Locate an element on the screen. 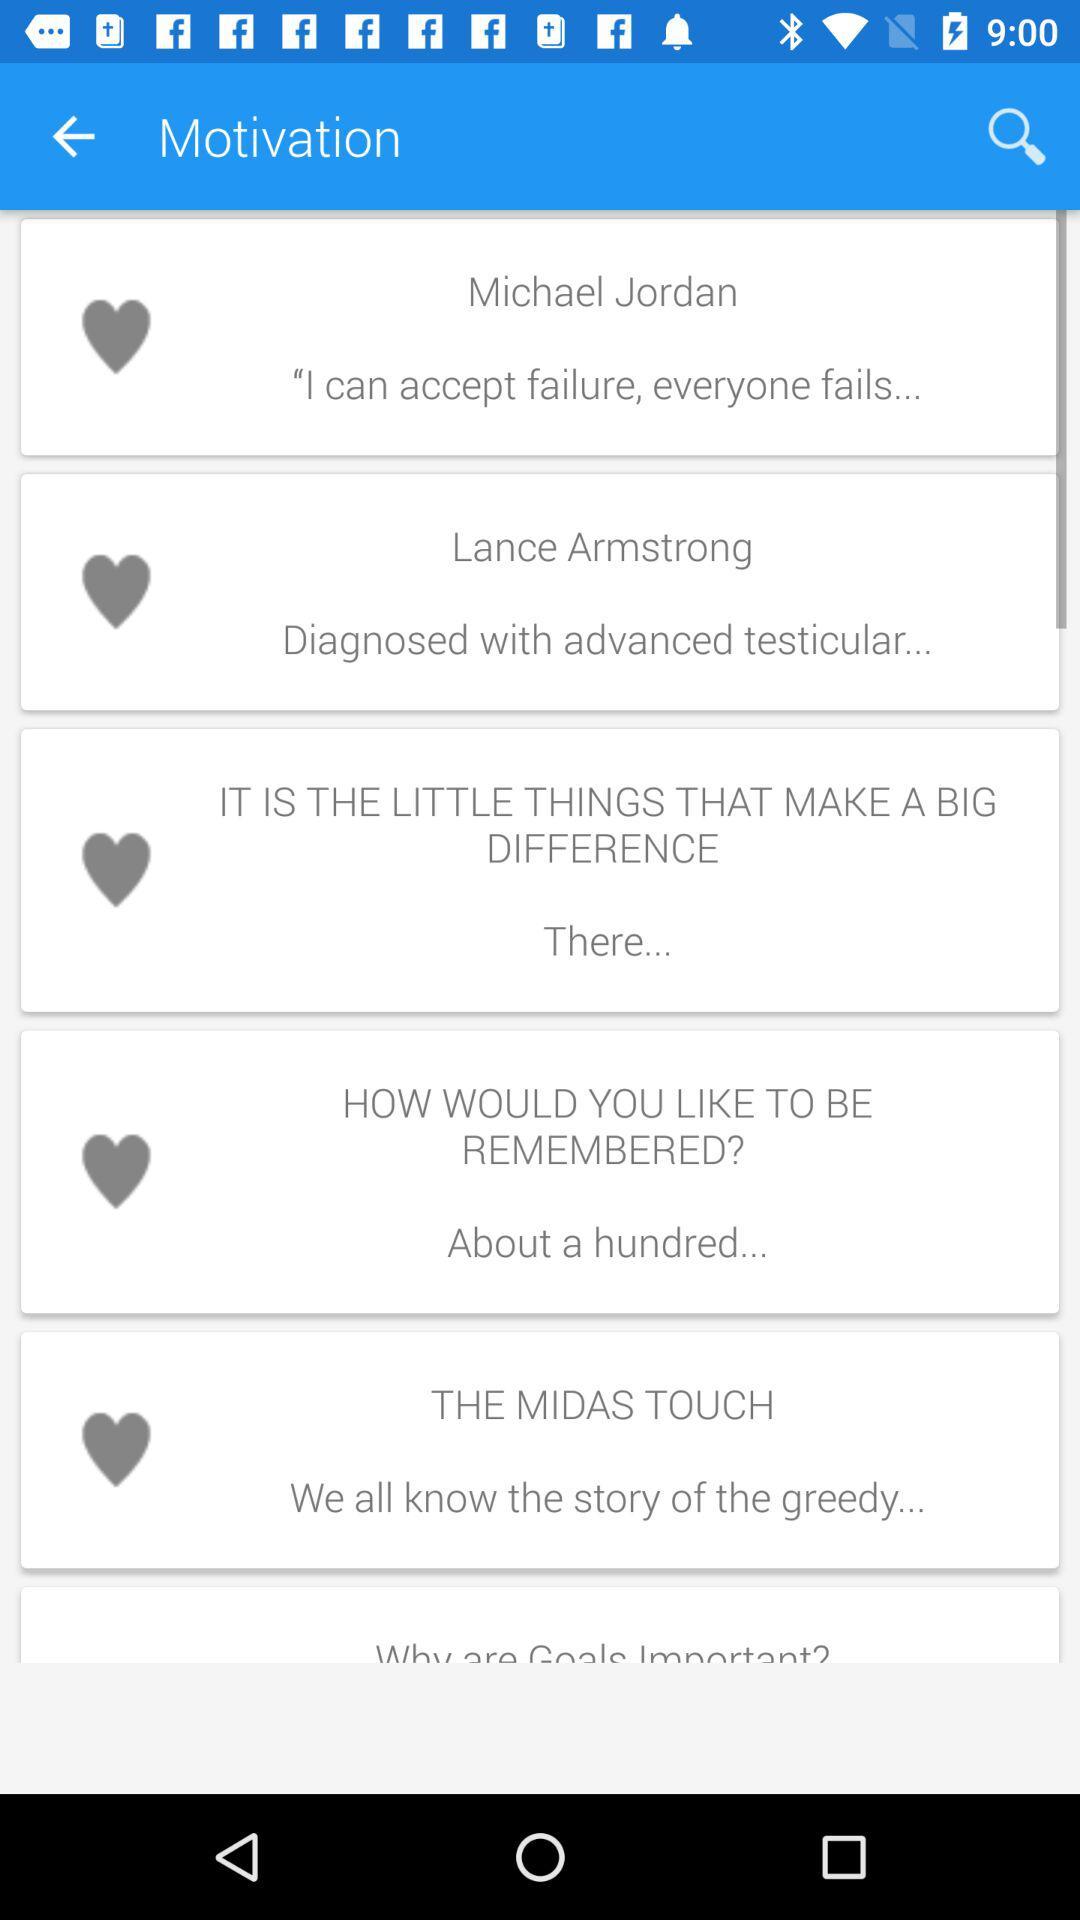 The width and height of the screenshot is (1080, 1920). the midas touch icon is located at coordinates (606, 1450).